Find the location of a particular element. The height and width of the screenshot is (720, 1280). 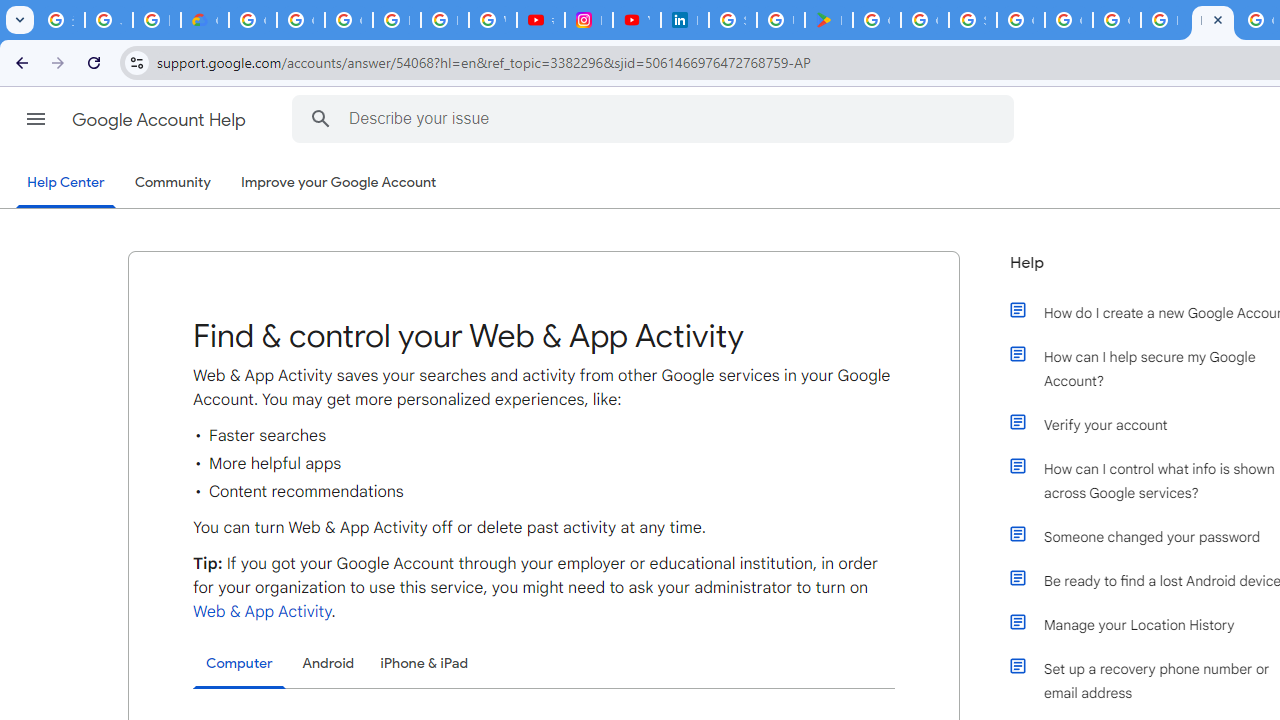

'Improve your Google Account' is located at coordinates (339, 183).